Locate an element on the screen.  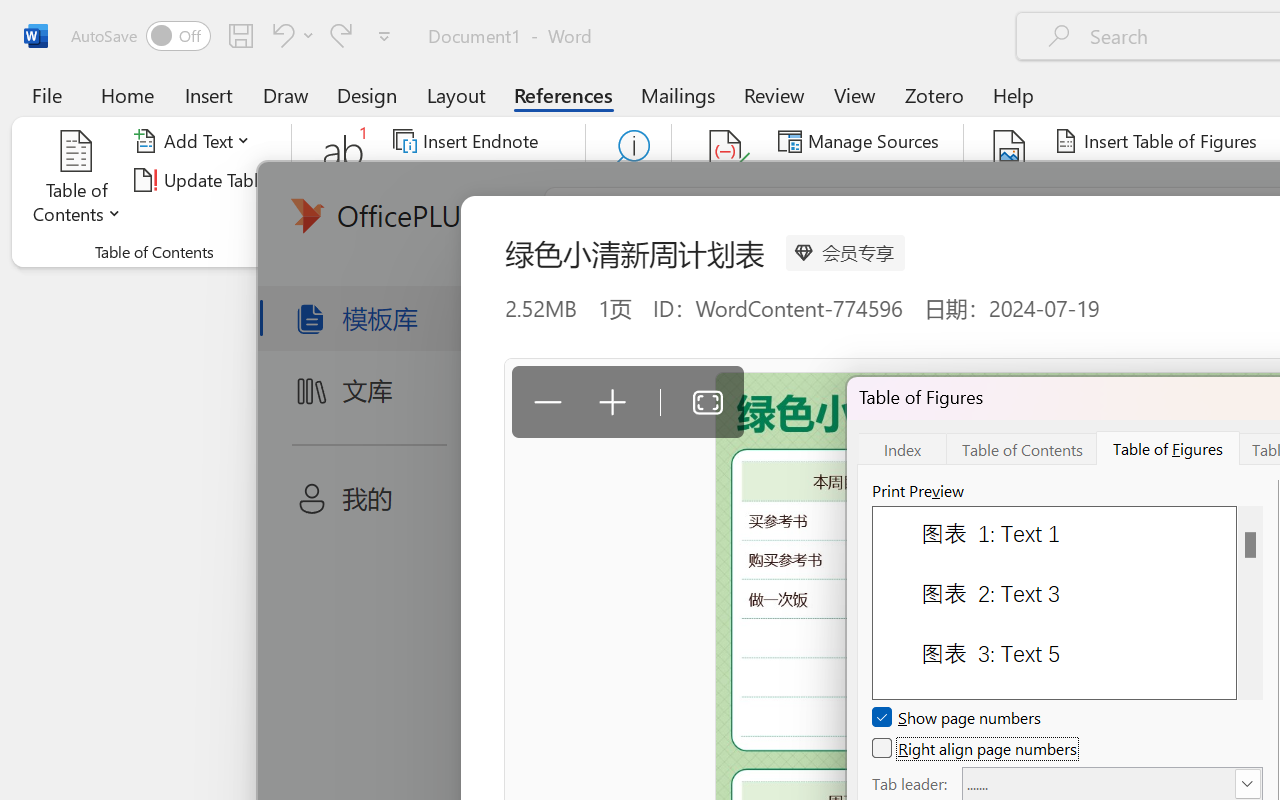
'Undo Apply Quick Style Set' is located at coordinates (289, 34).